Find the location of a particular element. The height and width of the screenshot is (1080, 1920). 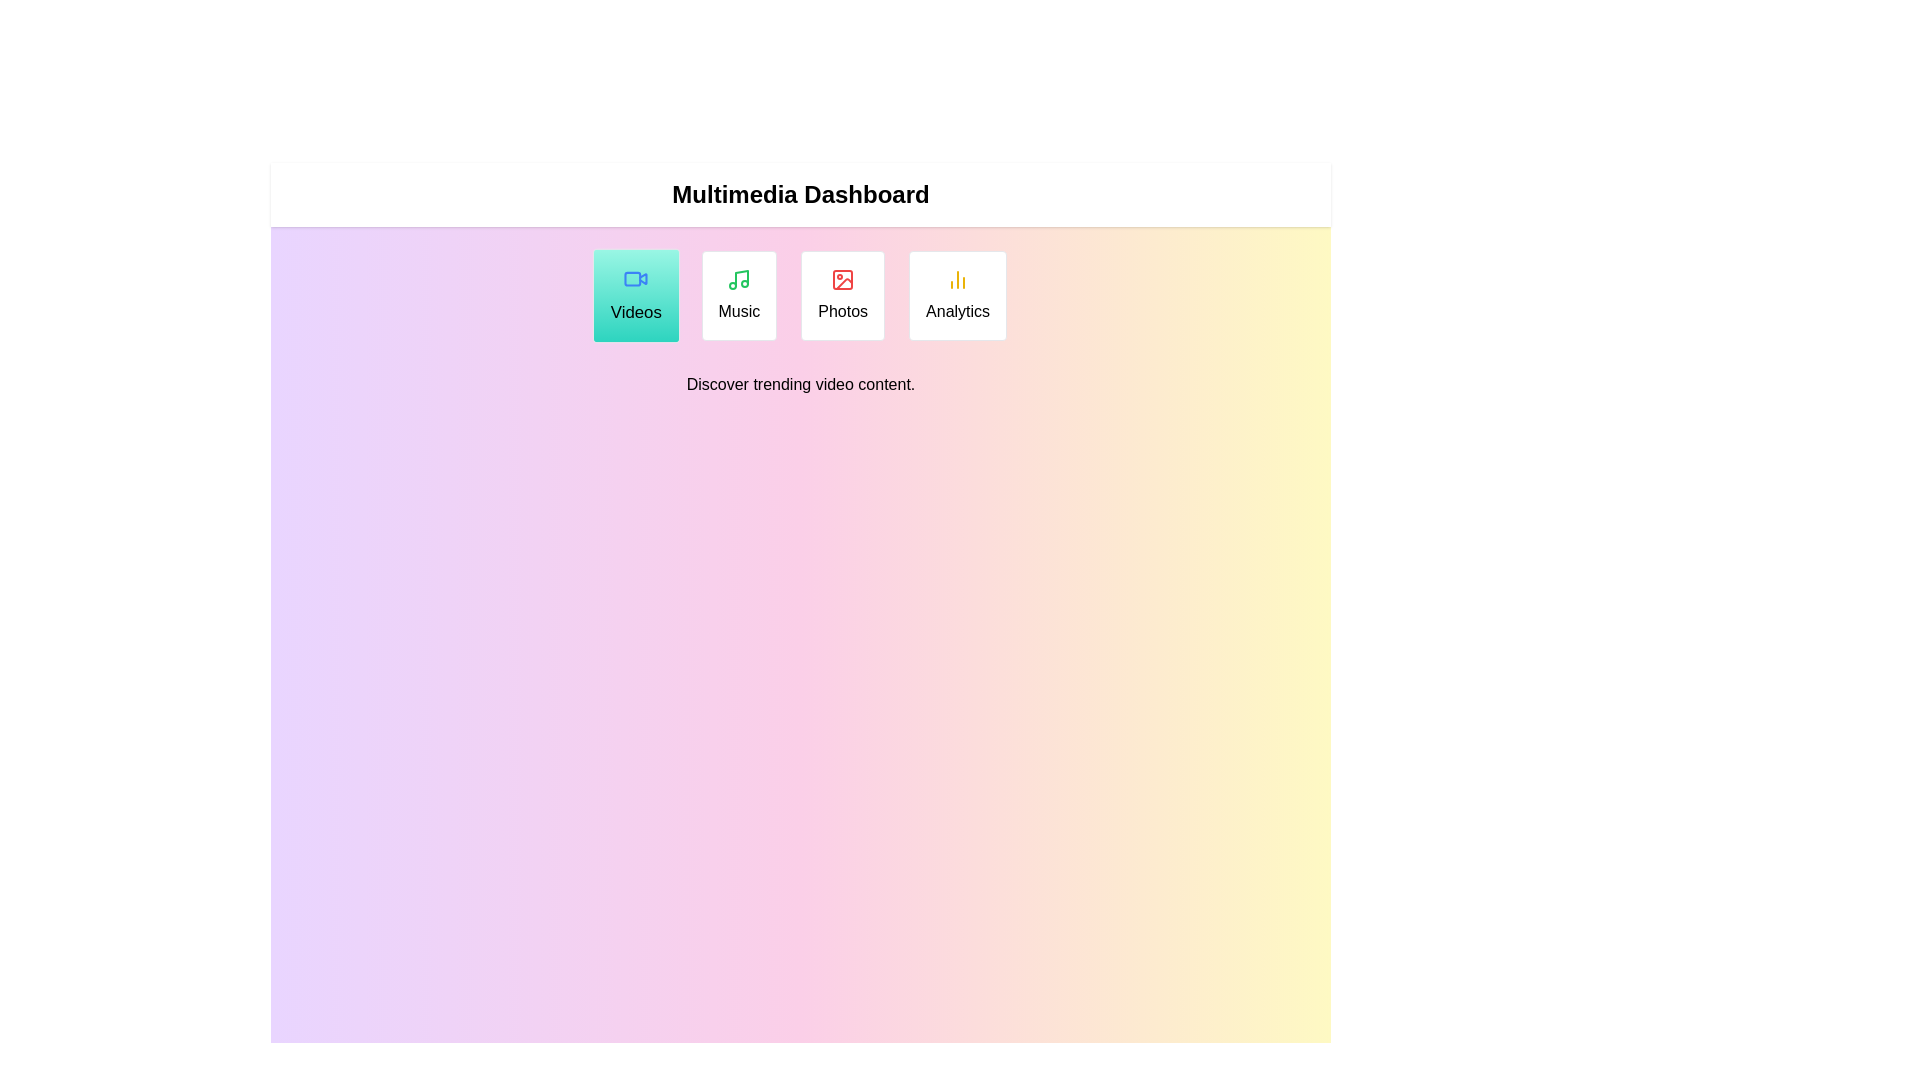

the Photos tab to read its description is located at coordinates (843, 296).